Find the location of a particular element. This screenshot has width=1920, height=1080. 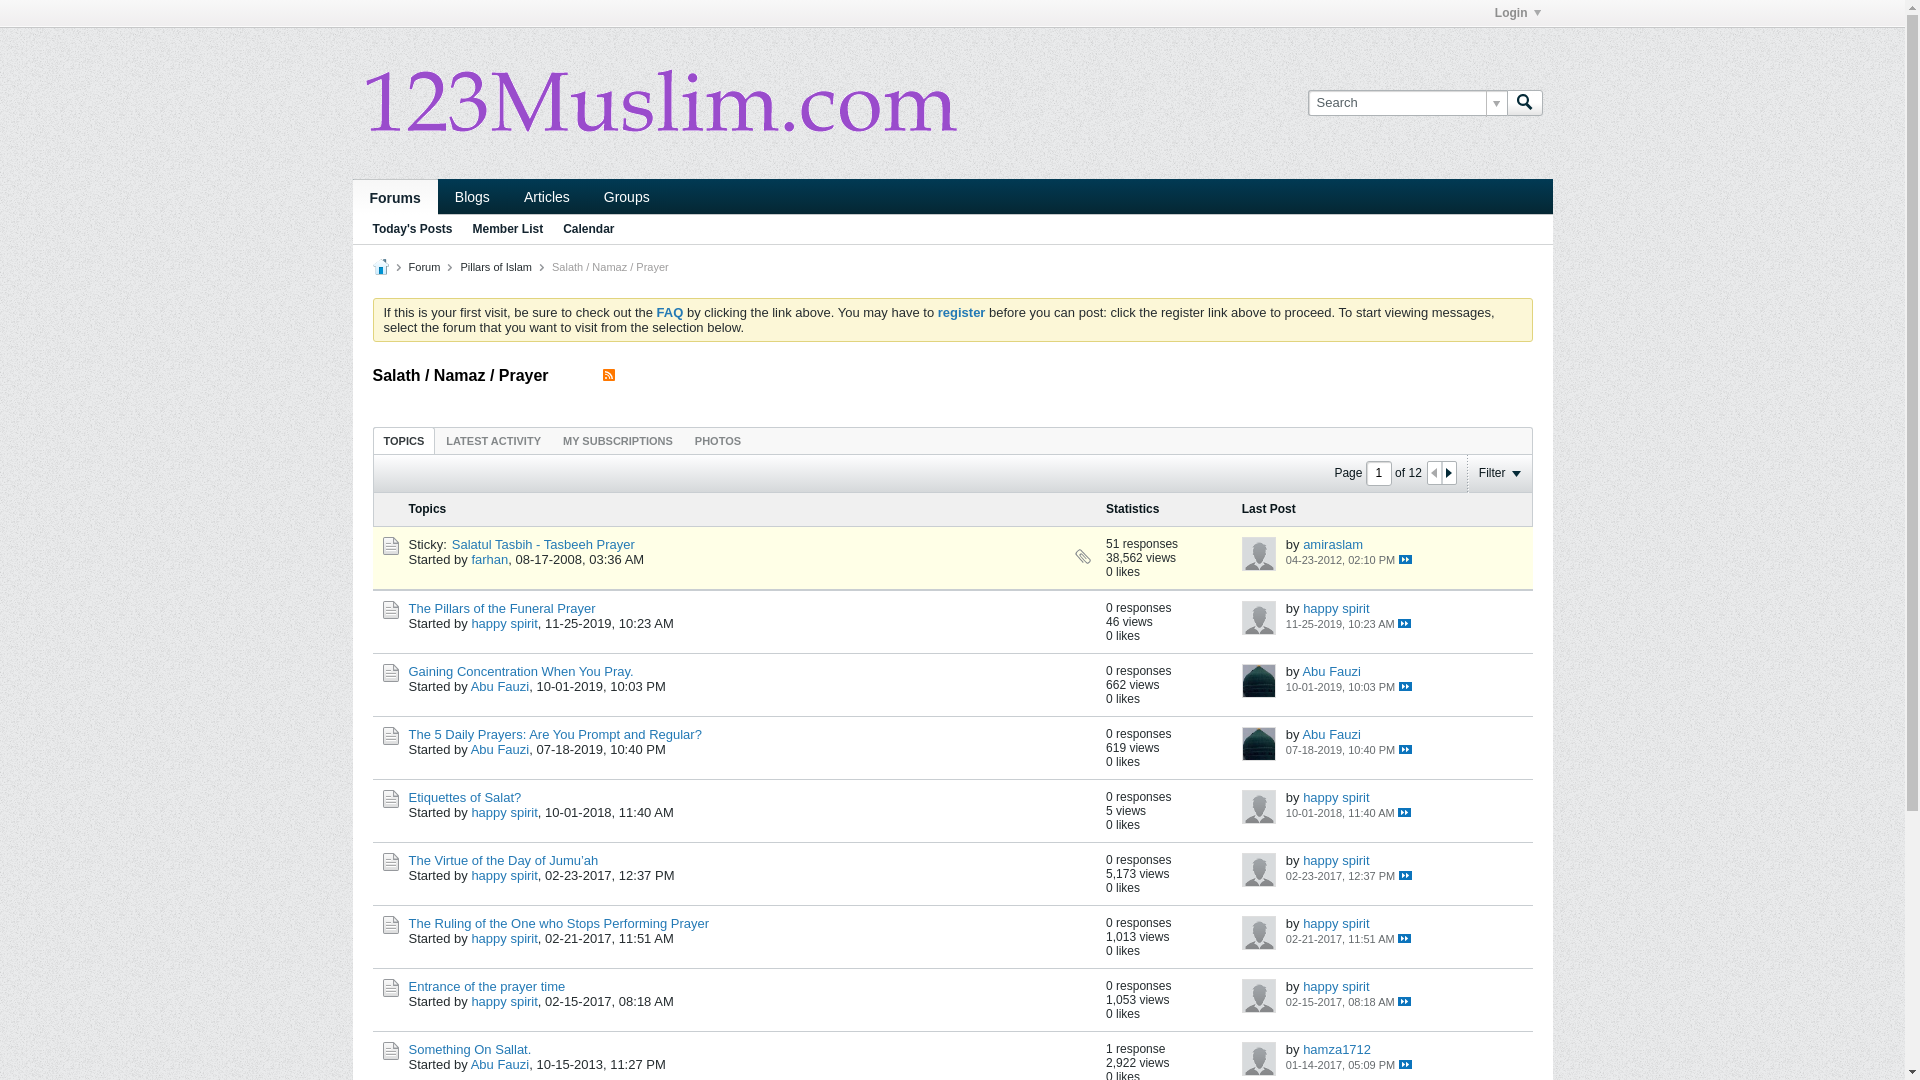

' ' is located at coordinates (1404, 559).